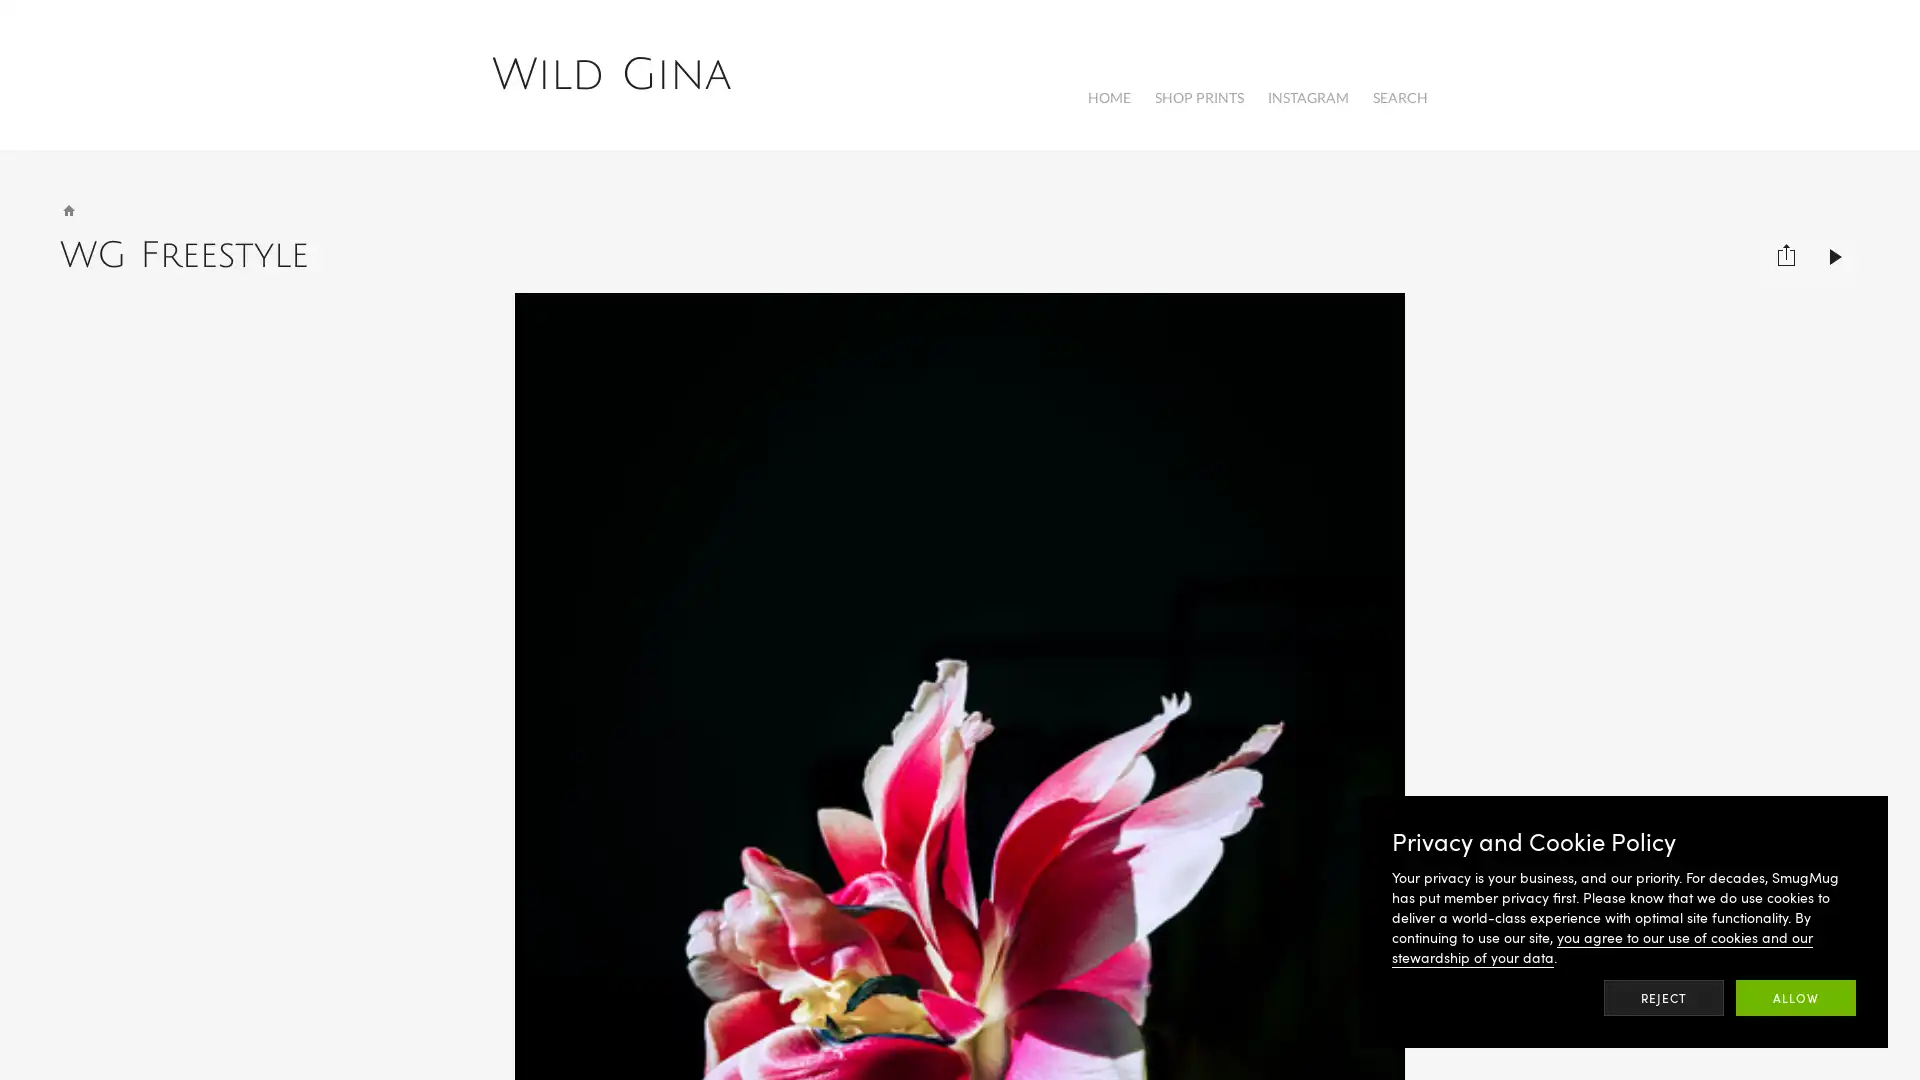  Describe the element at coordinates (1795, 998) in the screenshot. I see `ALLOW` at that location.